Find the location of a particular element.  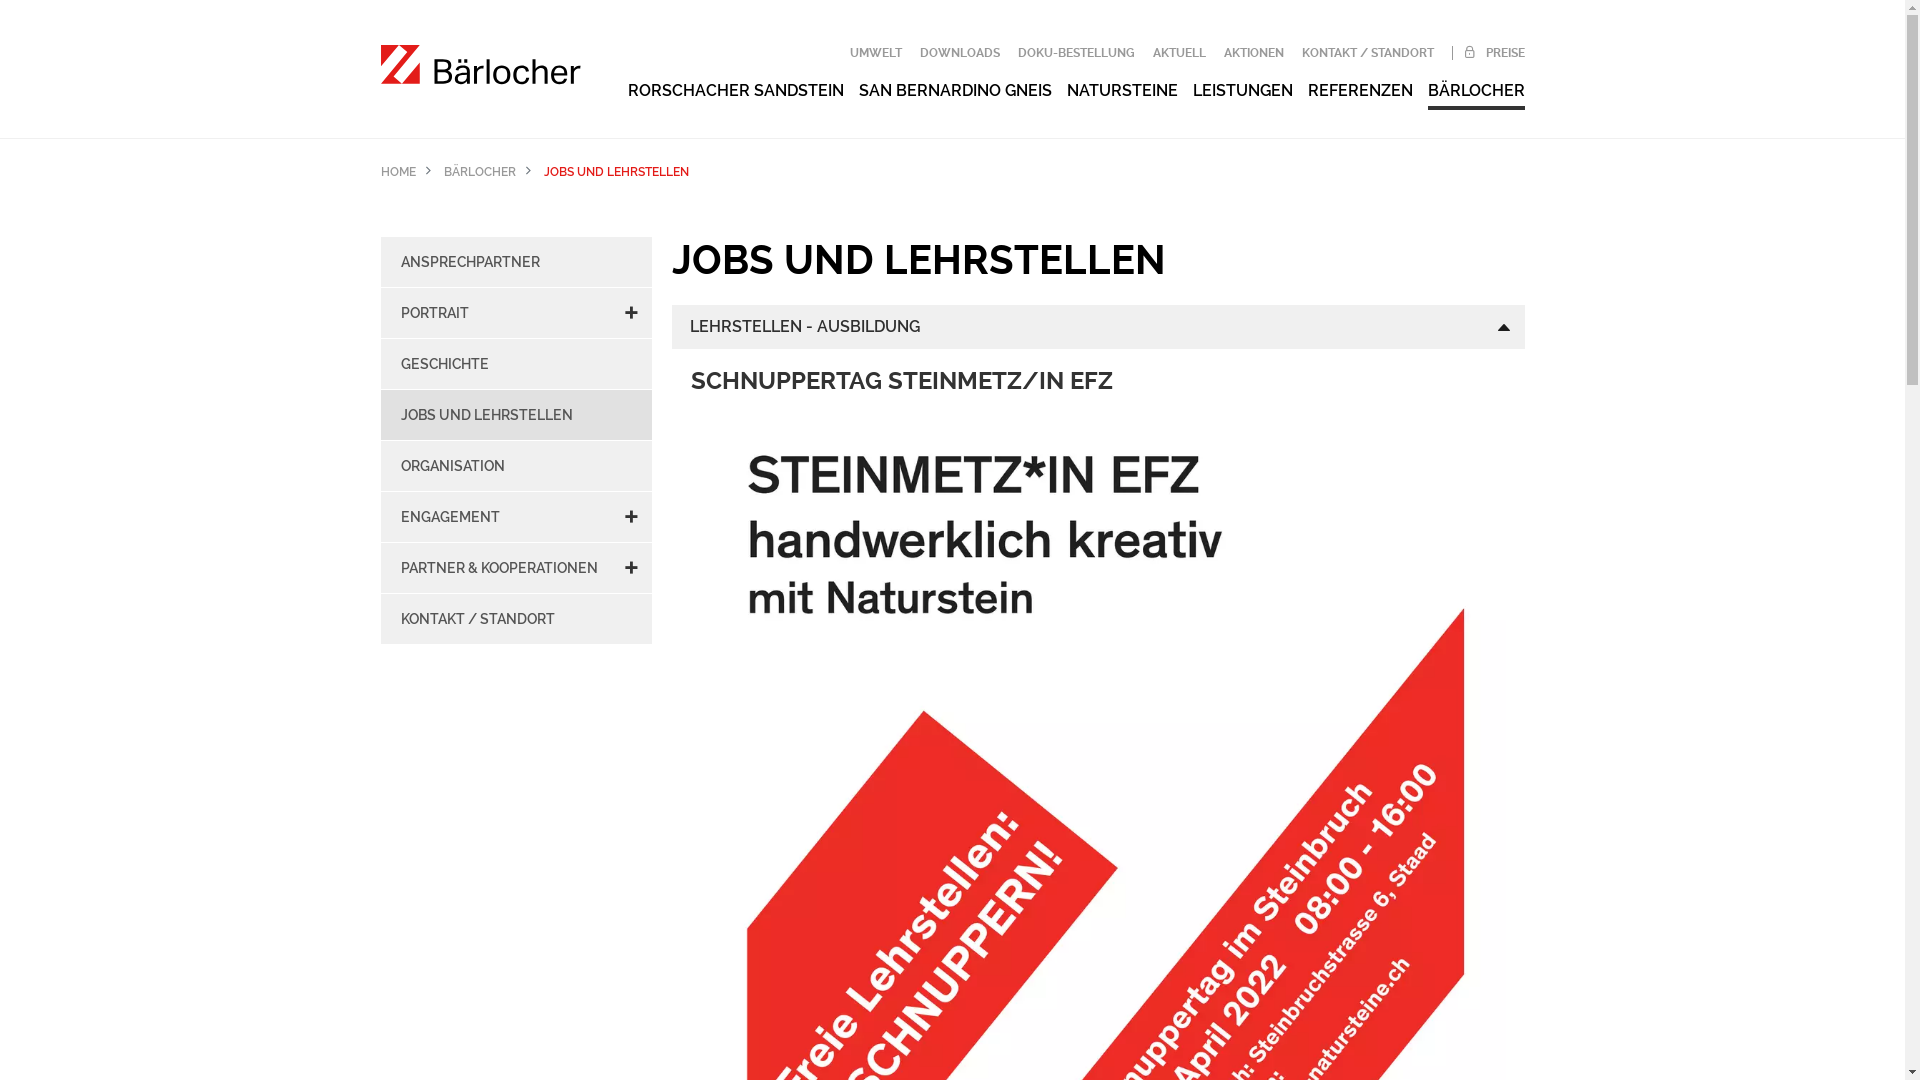

'SAN BERNARDINO GNEIS' is located at coordinates (953, 90).